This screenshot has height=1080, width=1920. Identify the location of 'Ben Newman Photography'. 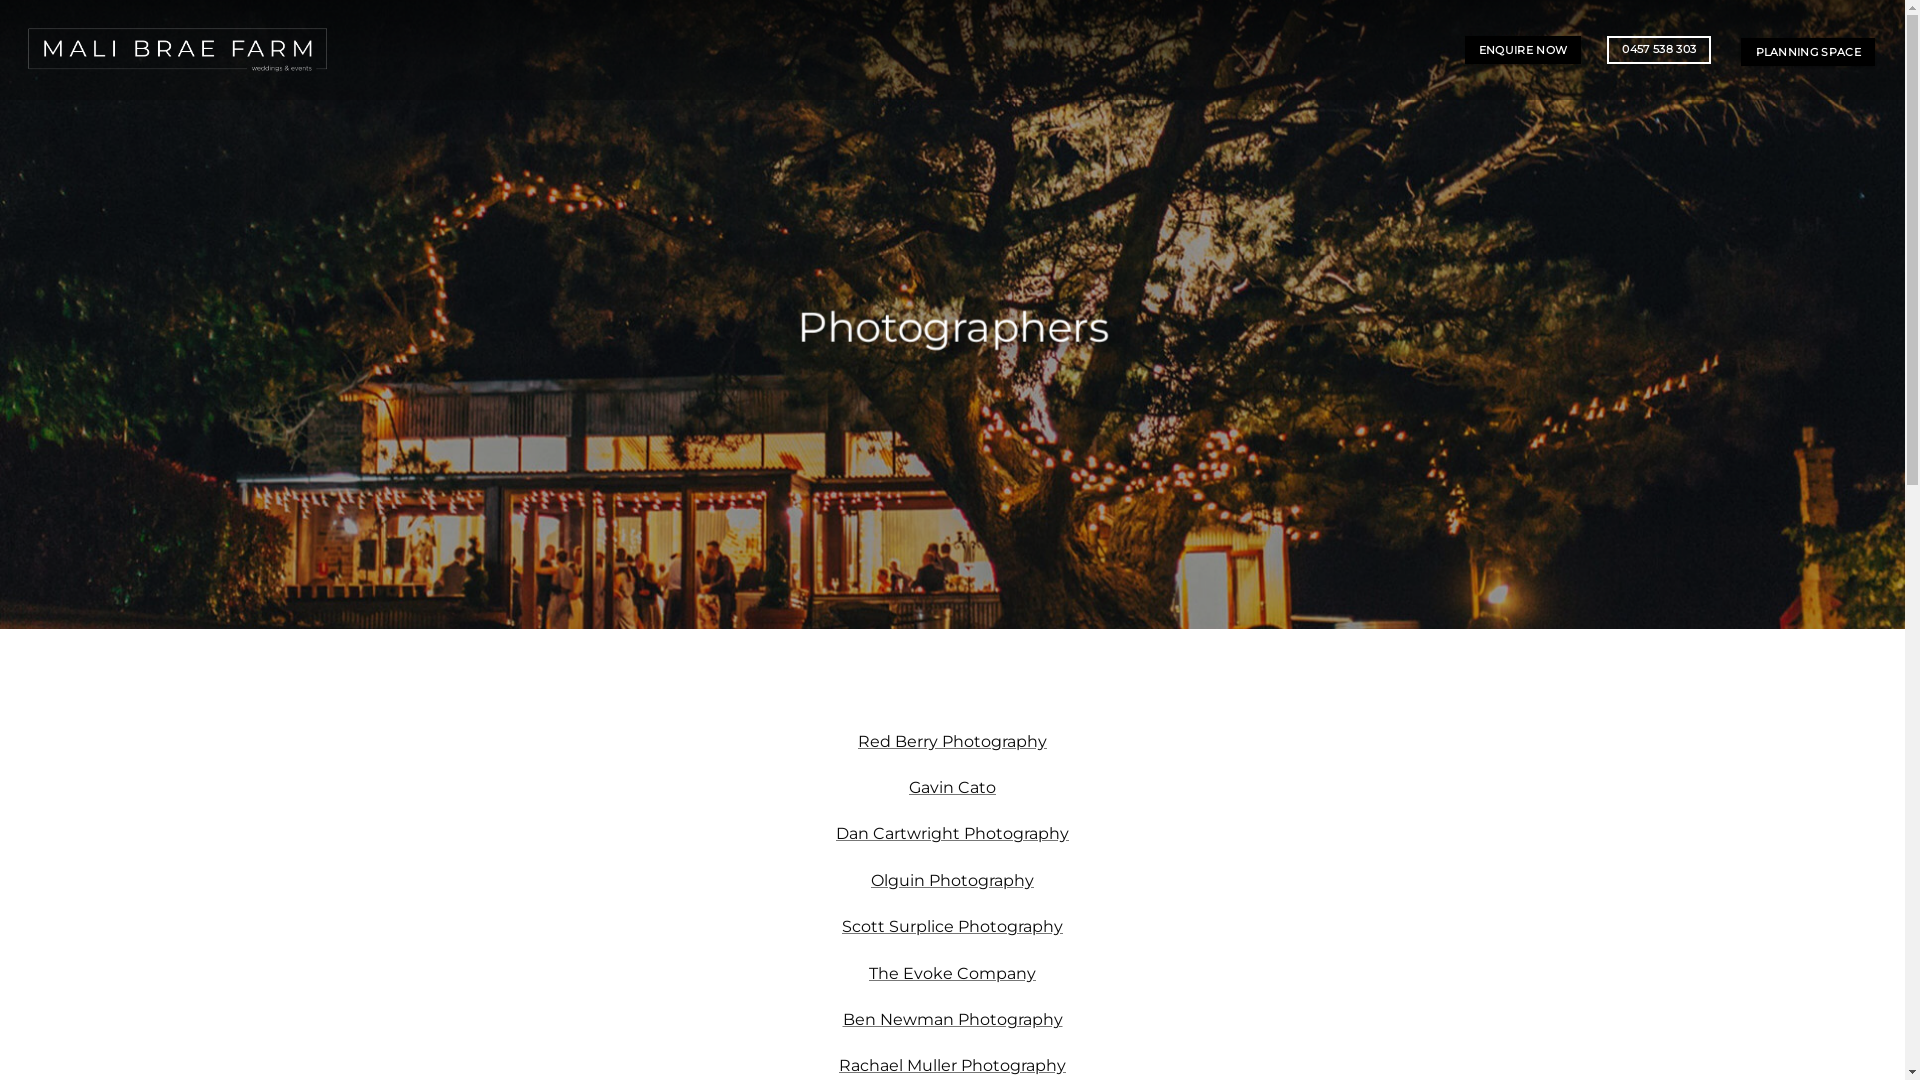
(841, 1019).